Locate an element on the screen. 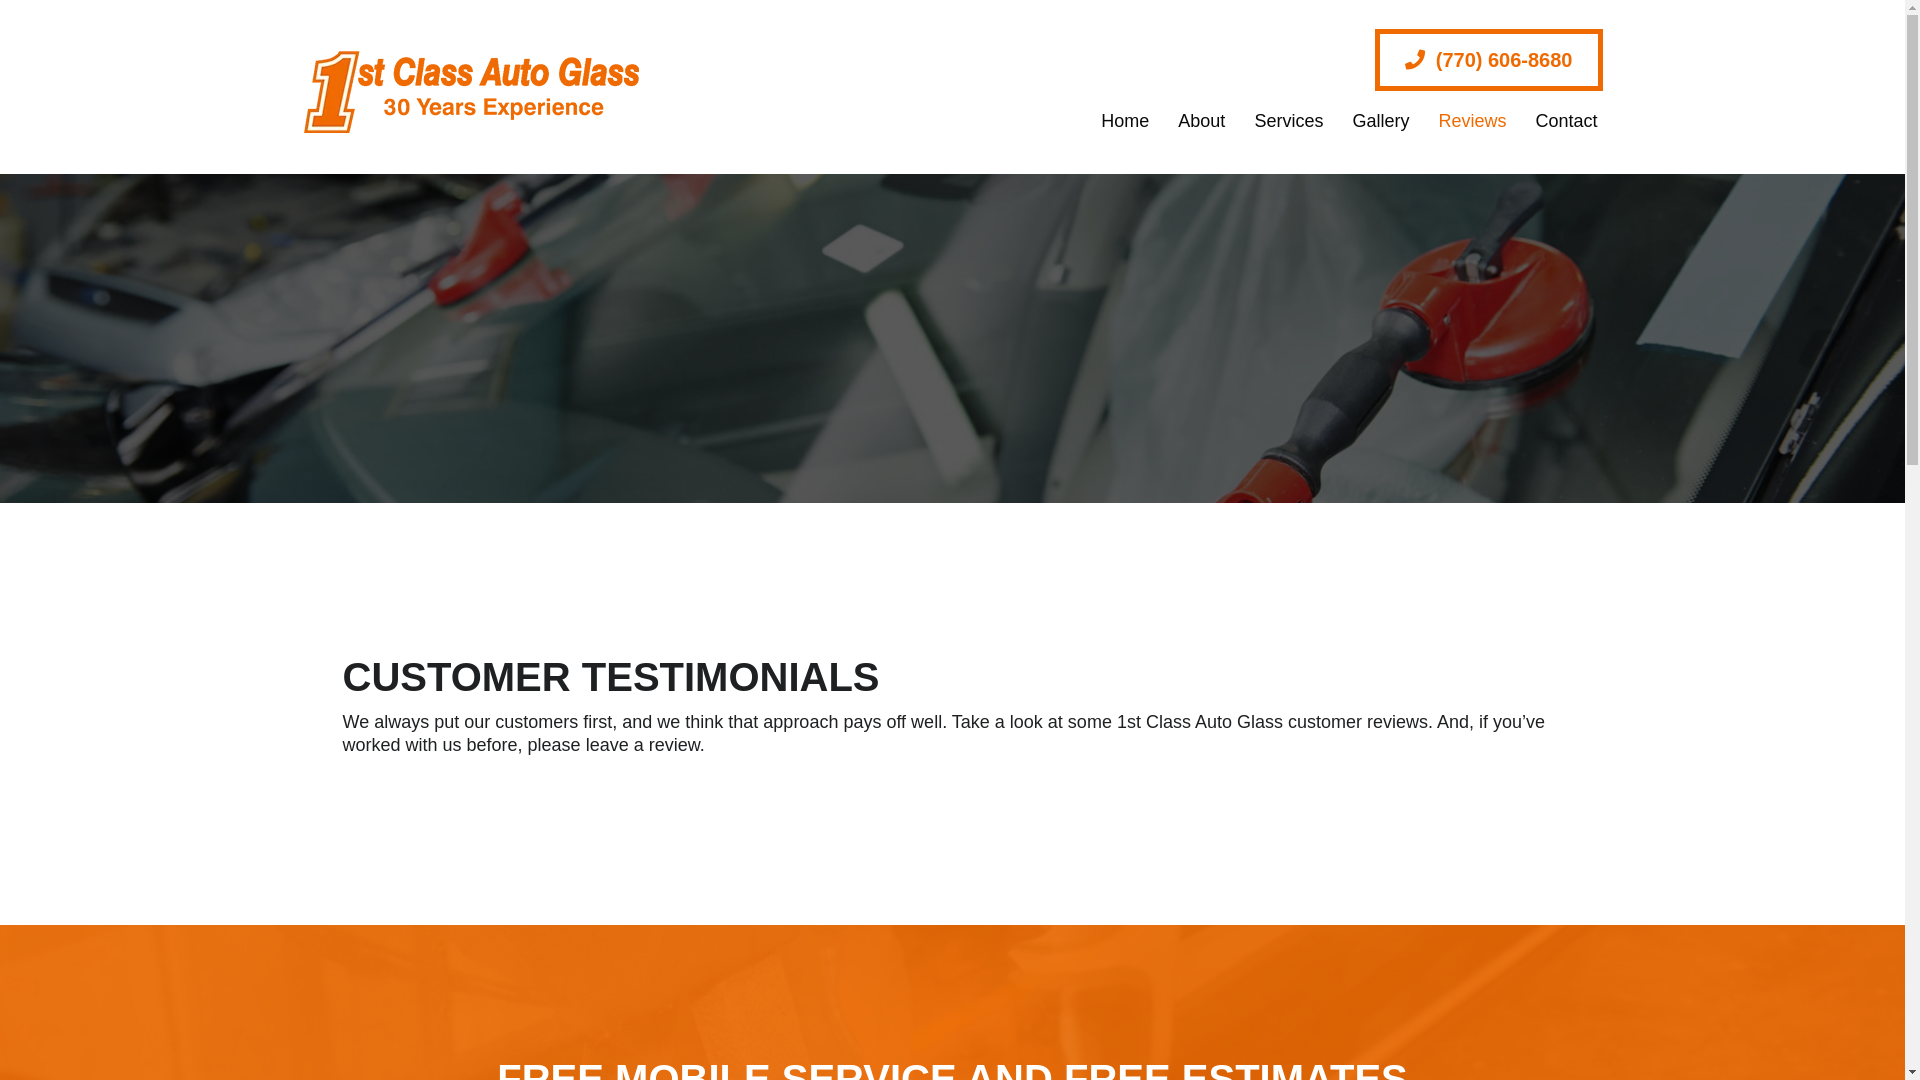 This screenshot has height=1080, width=1920. 'Contact' is located at coordinates (1555, 120).